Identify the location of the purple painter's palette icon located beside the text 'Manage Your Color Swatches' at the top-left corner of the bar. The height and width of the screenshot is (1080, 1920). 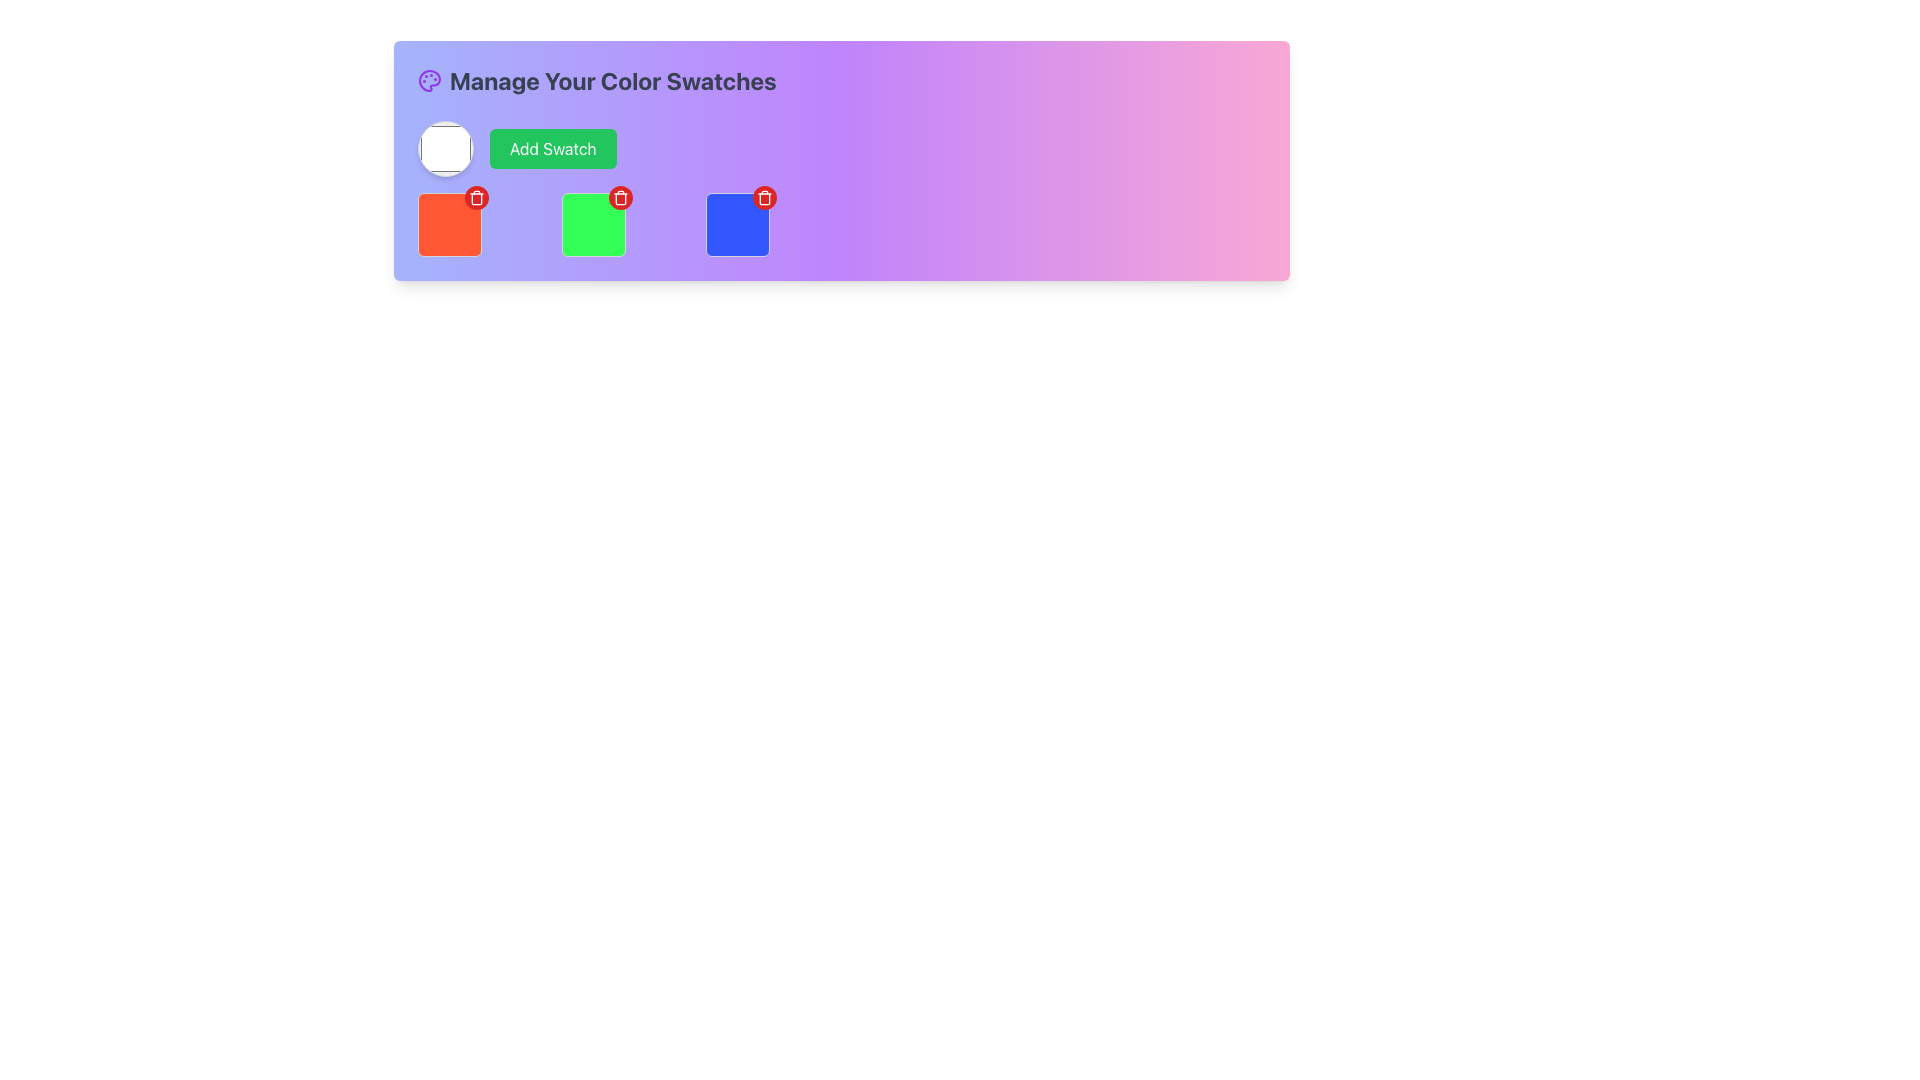
(429, 80).